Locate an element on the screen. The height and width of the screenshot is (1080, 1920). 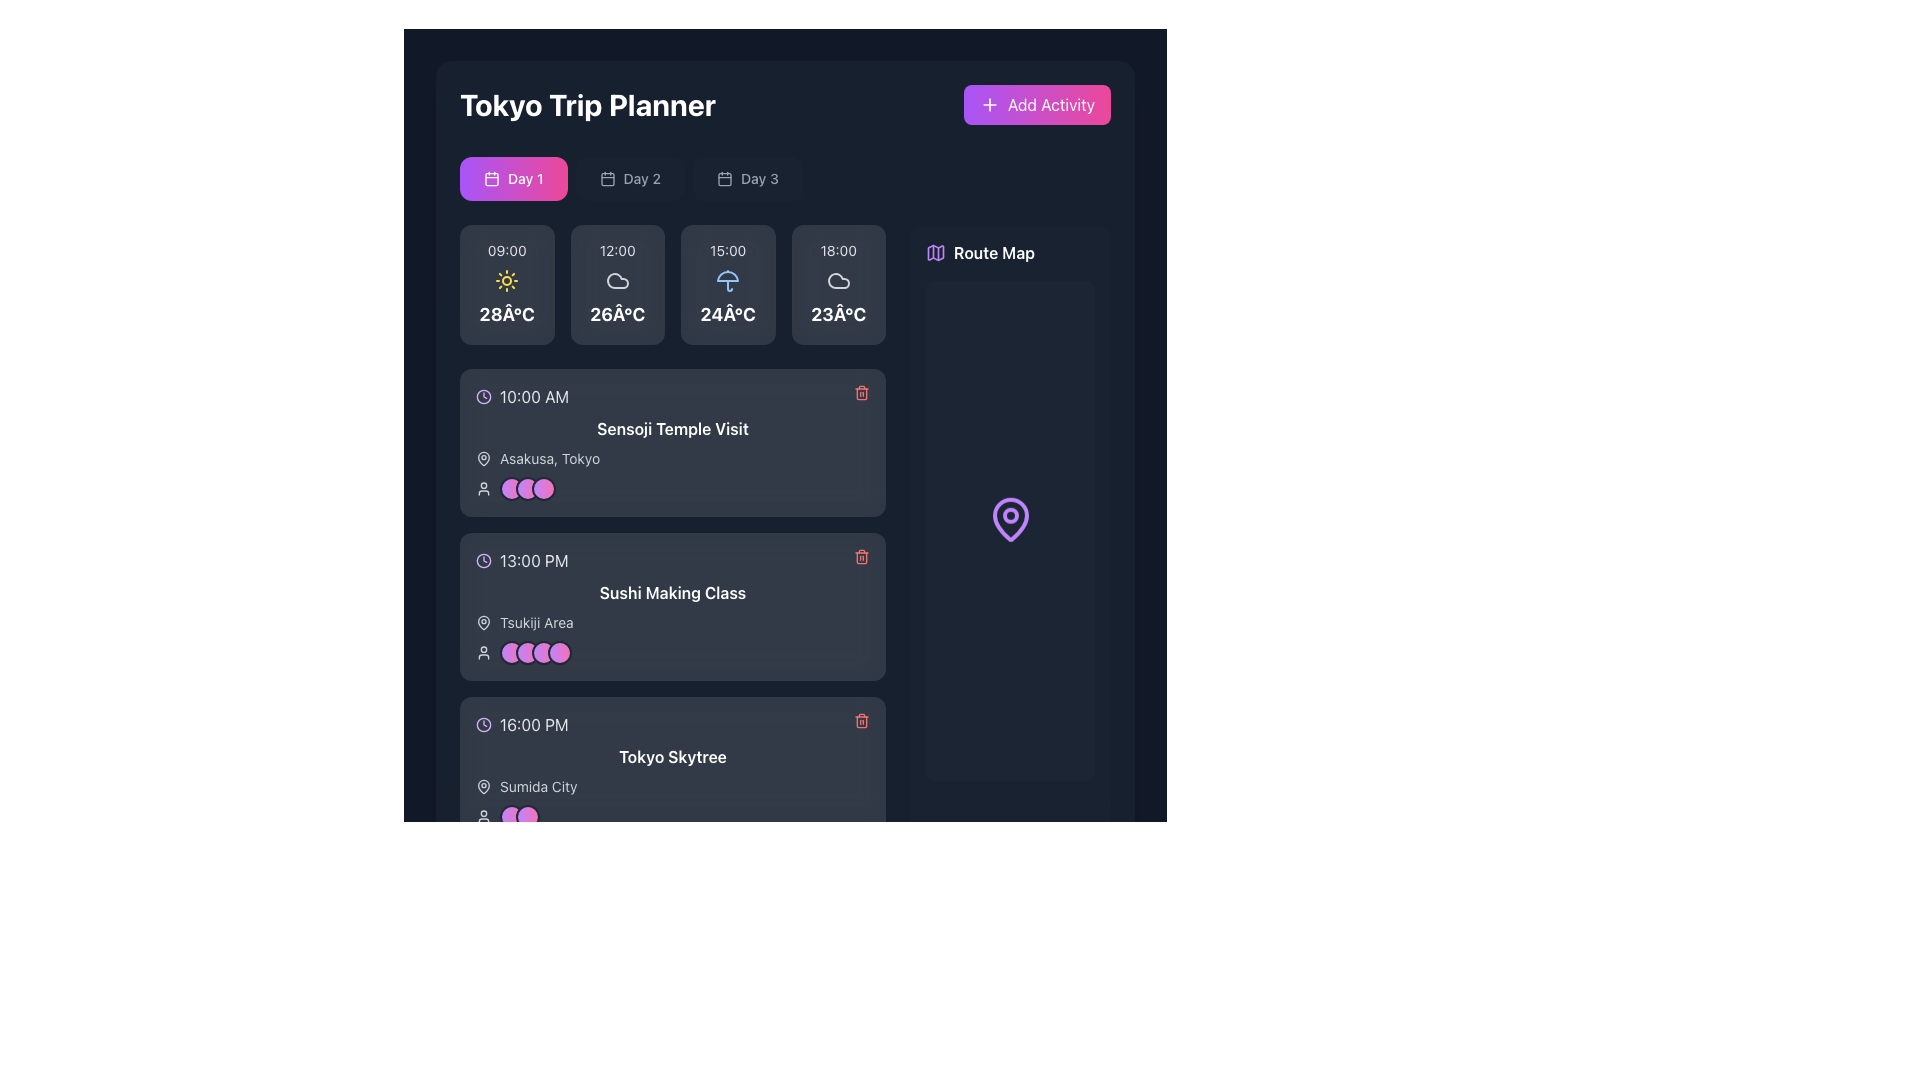
the informational weather card displaying data for 15:00, located in the third position of a grid of four horizontally arranged elements is located at coordinates (672, 285).